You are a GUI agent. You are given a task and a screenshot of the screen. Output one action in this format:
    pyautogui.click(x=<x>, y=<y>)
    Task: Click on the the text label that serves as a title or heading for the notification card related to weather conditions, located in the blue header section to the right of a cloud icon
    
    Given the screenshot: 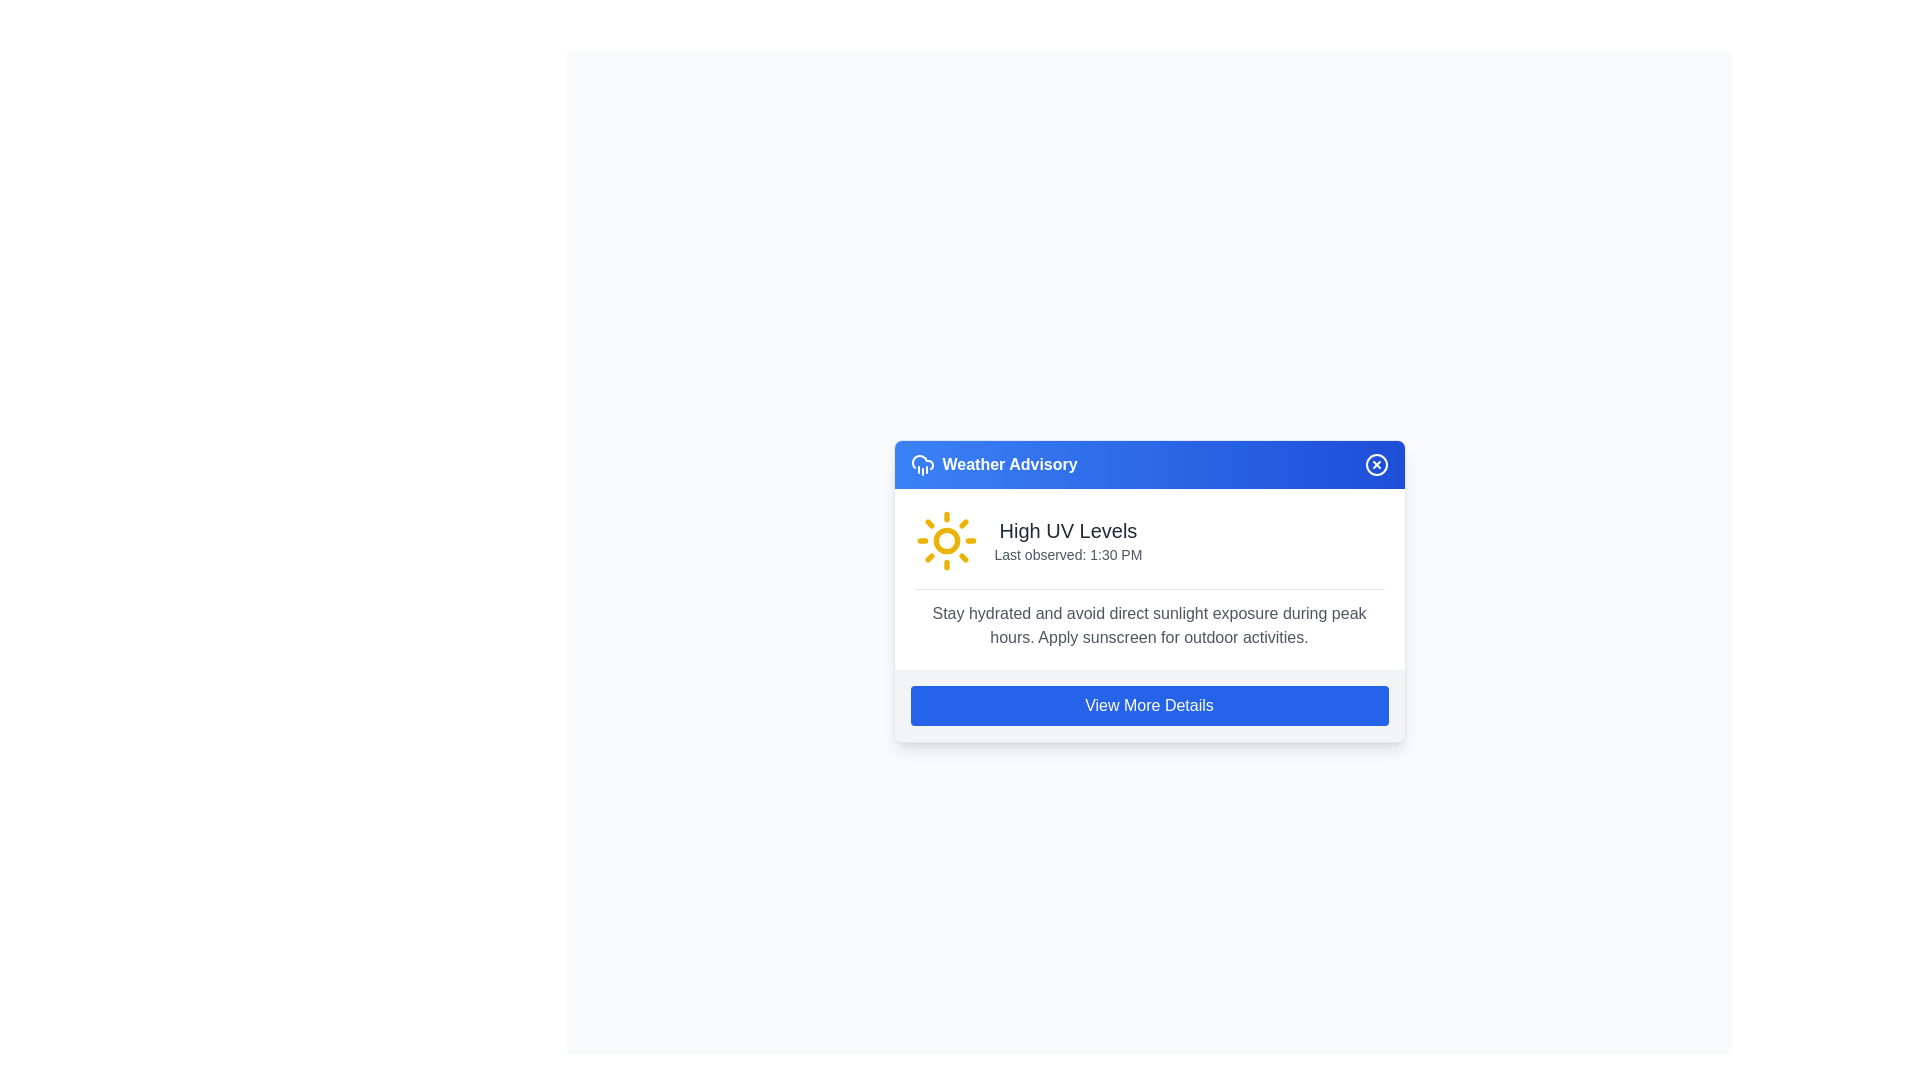 What is the action you would take?
    pyautogui.click(x=1010, y=464)
    